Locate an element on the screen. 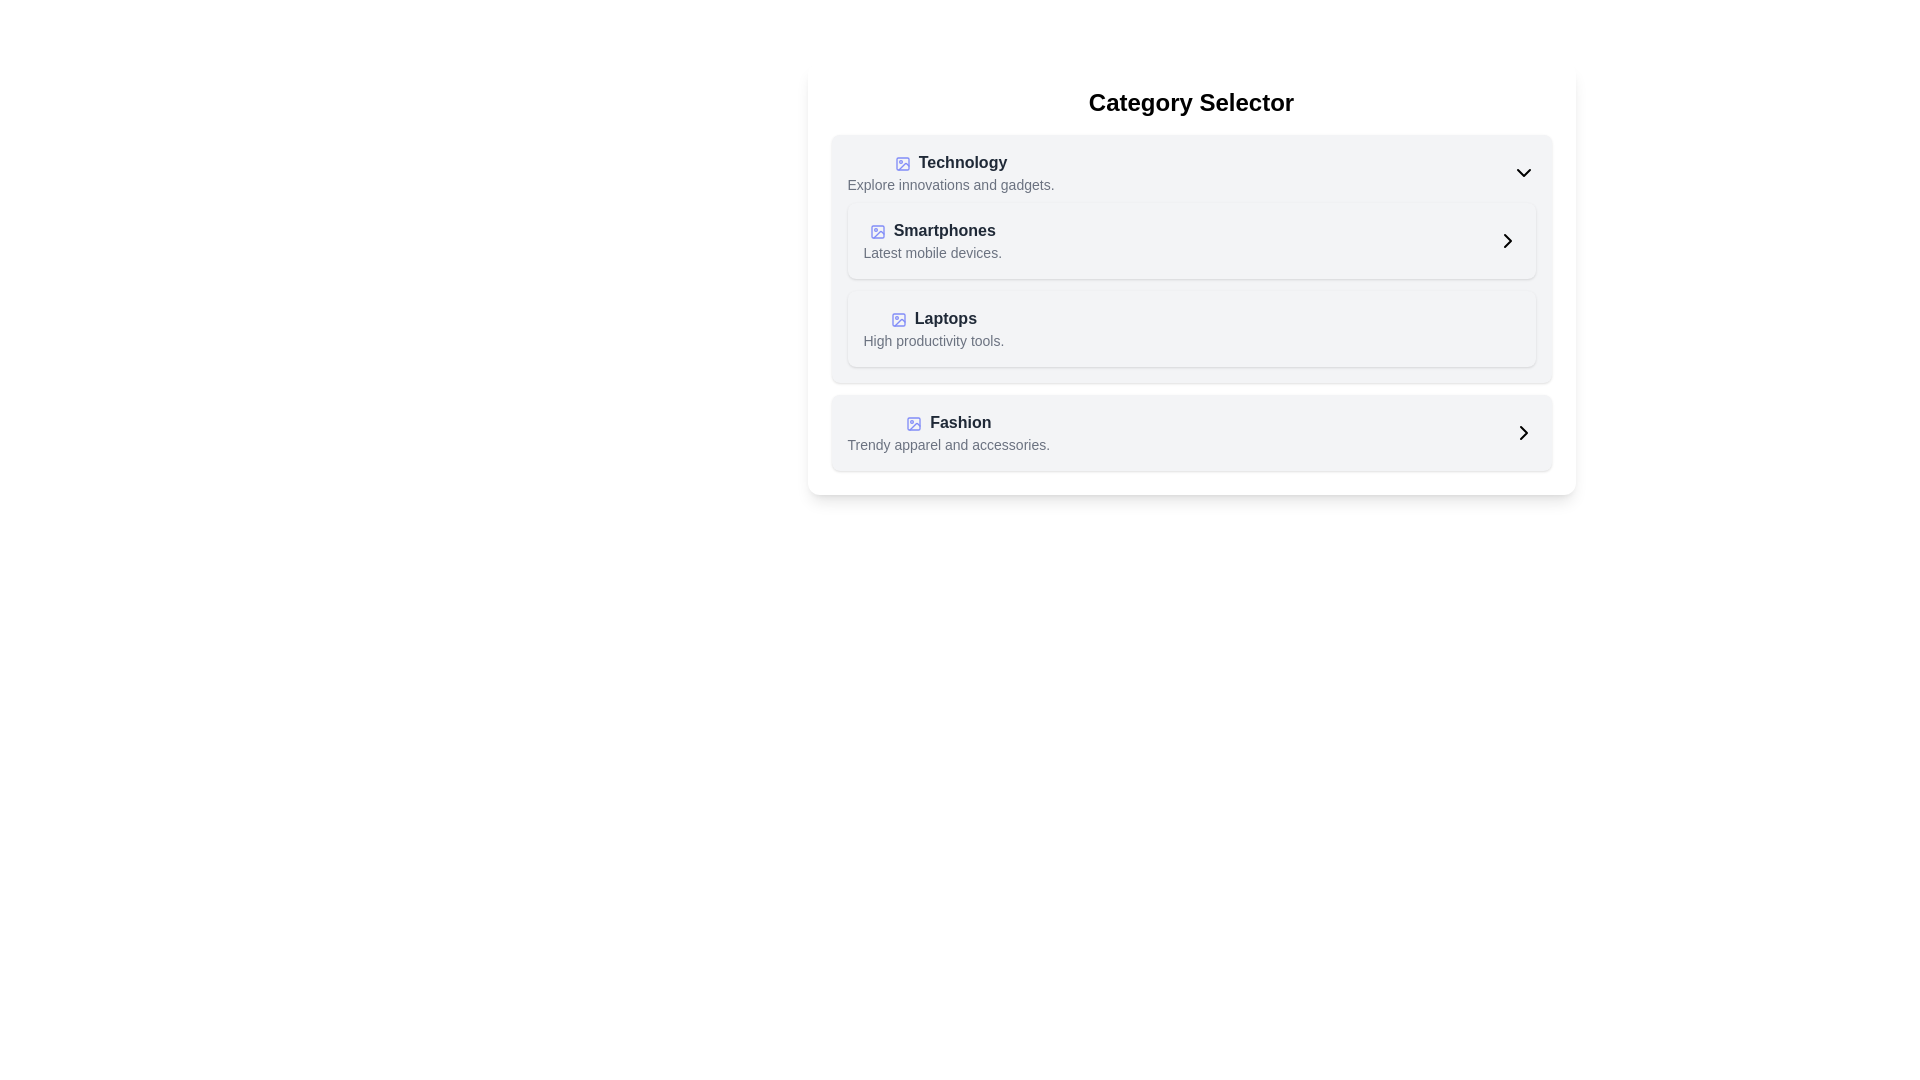 The width and height of the screenshot is (1920, 1080). the small rectangular SVG graphical component with rounded corners that represents the 'Technology' category icon is located at coordinates (901, 162).